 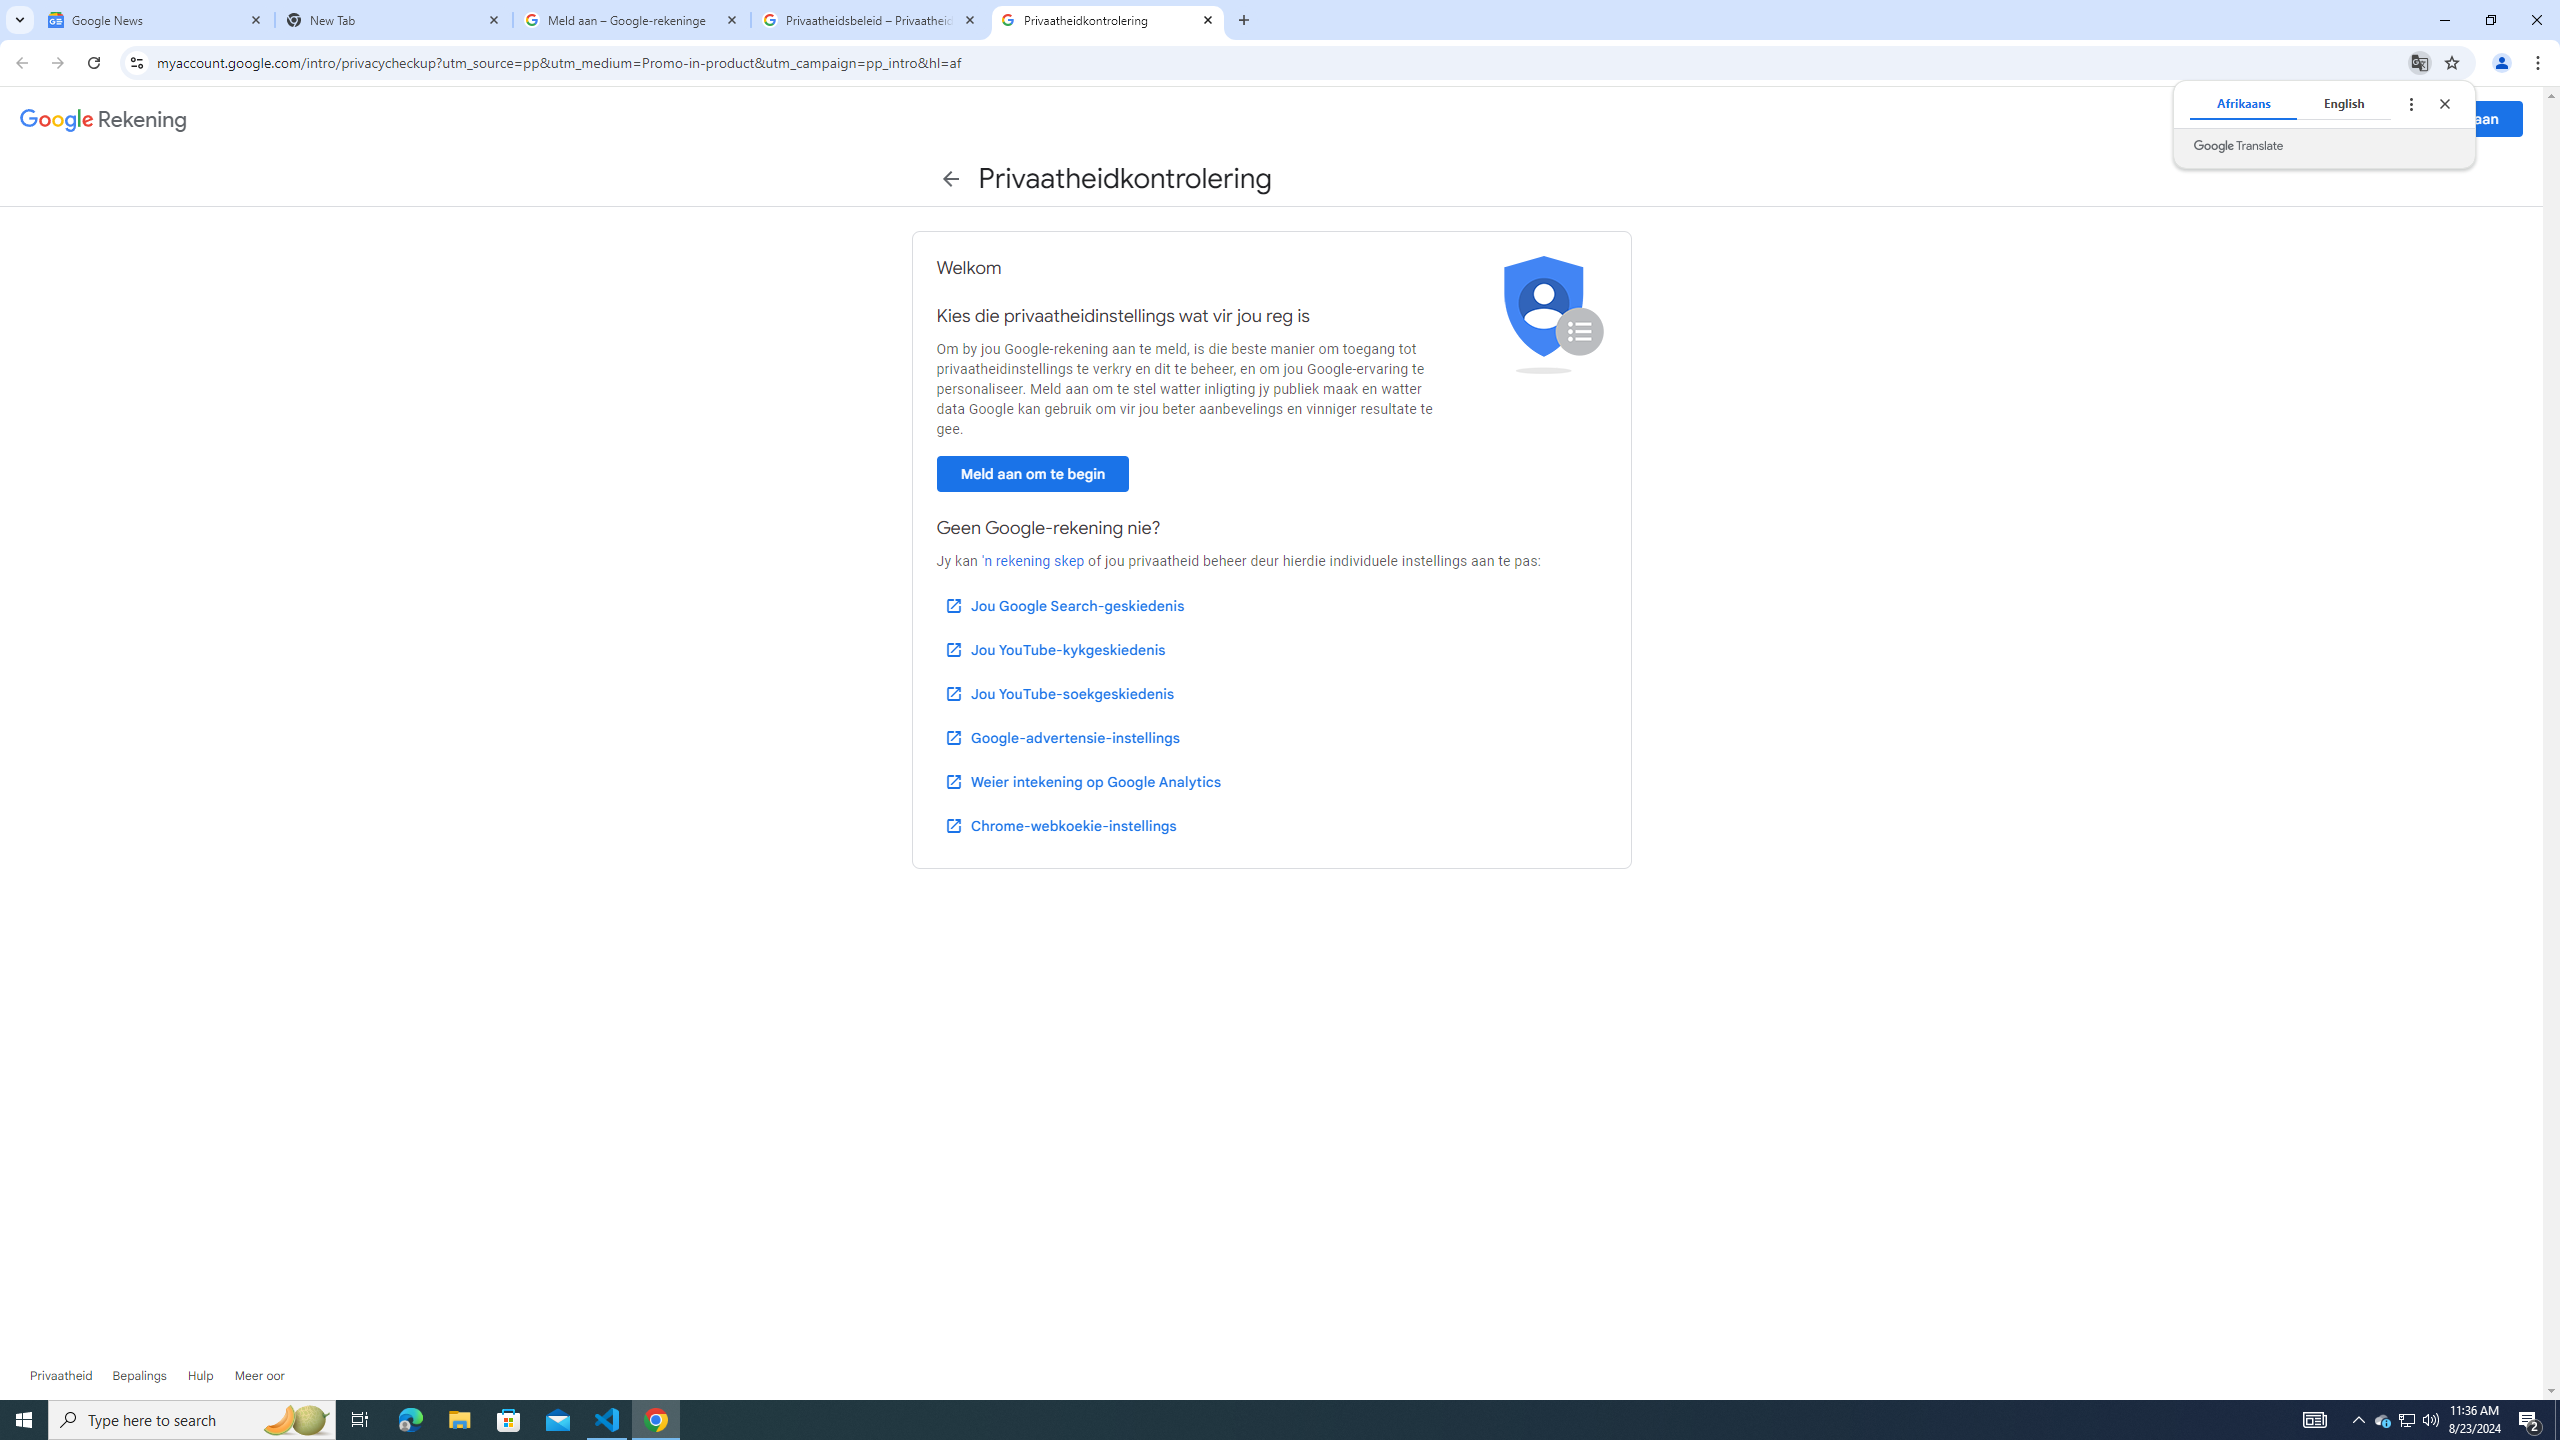 What do you see at coordinates (2409, 103) in the screenshot?
I see `'Translate options'` at bounding box center [2409, 103].